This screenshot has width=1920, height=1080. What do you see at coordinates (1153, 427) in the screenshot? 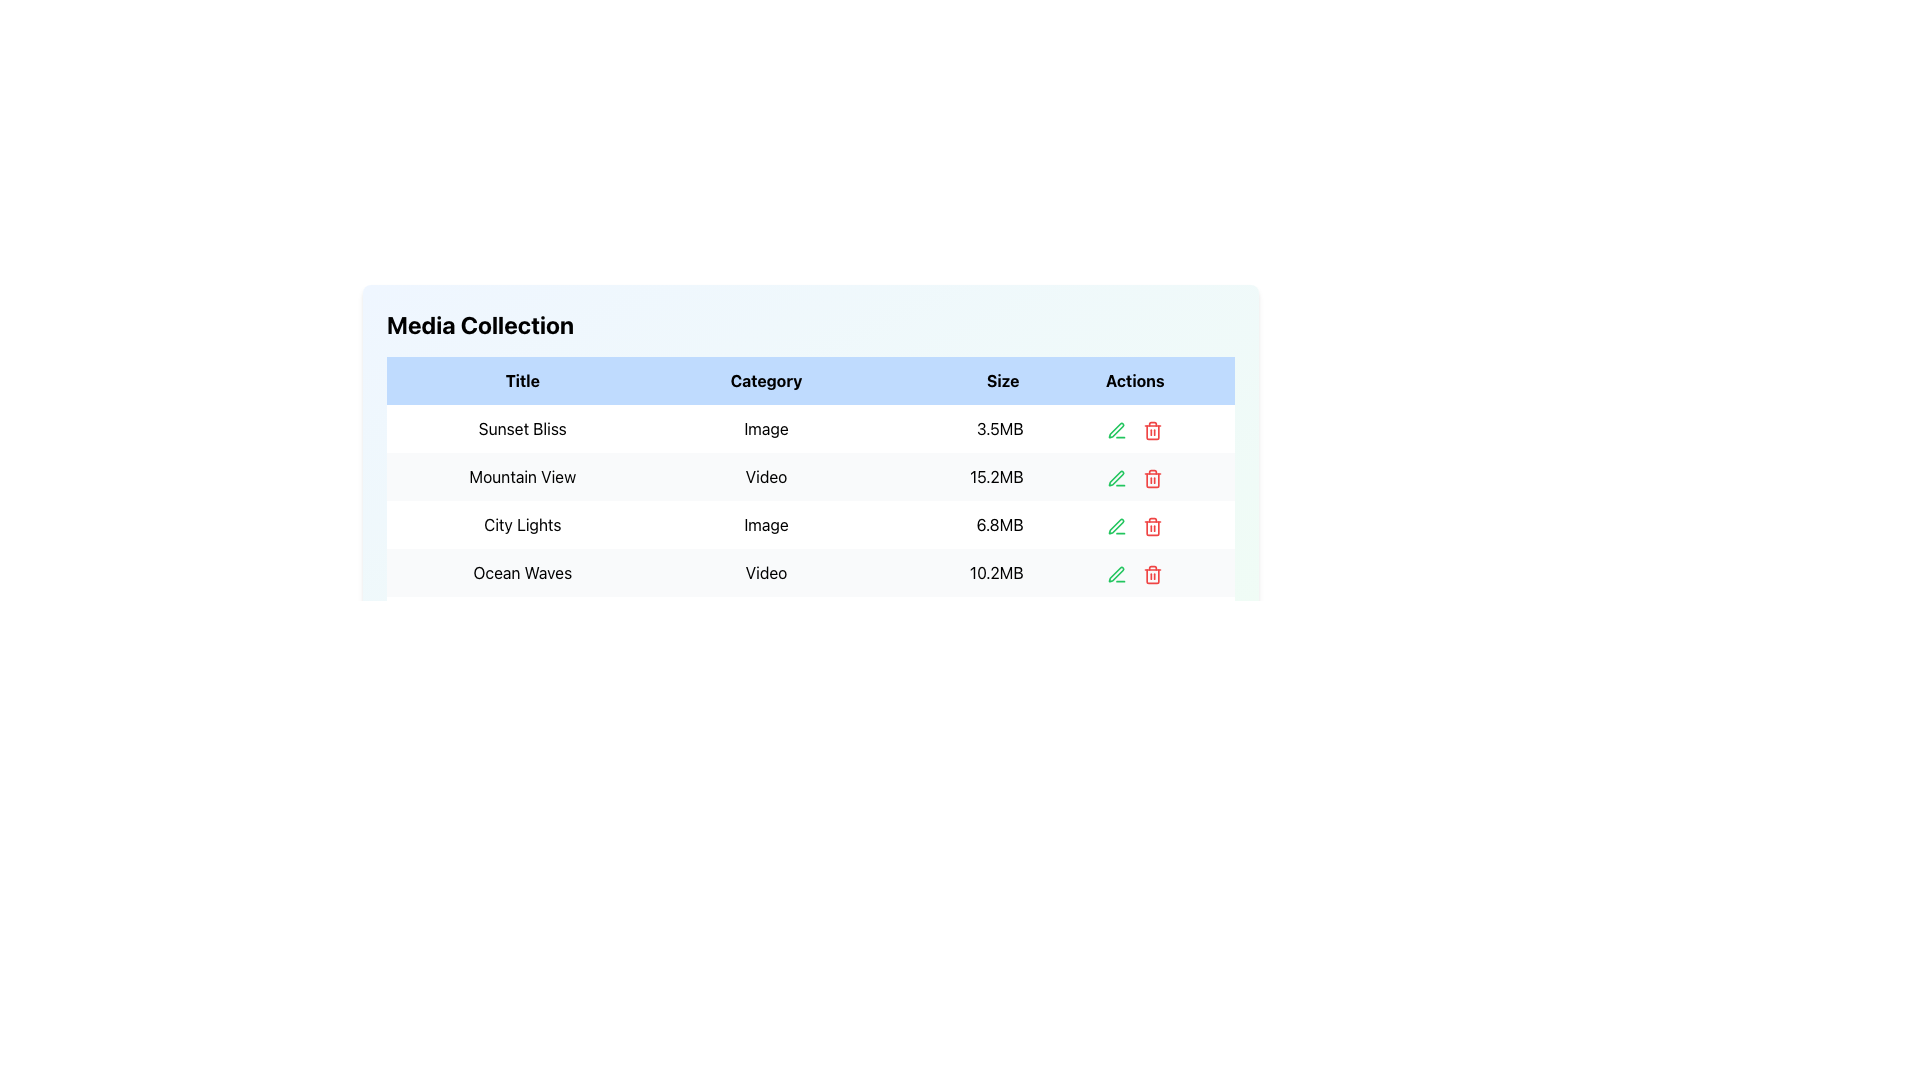
I see `the delete button located` at bounding box center [1153, 427].